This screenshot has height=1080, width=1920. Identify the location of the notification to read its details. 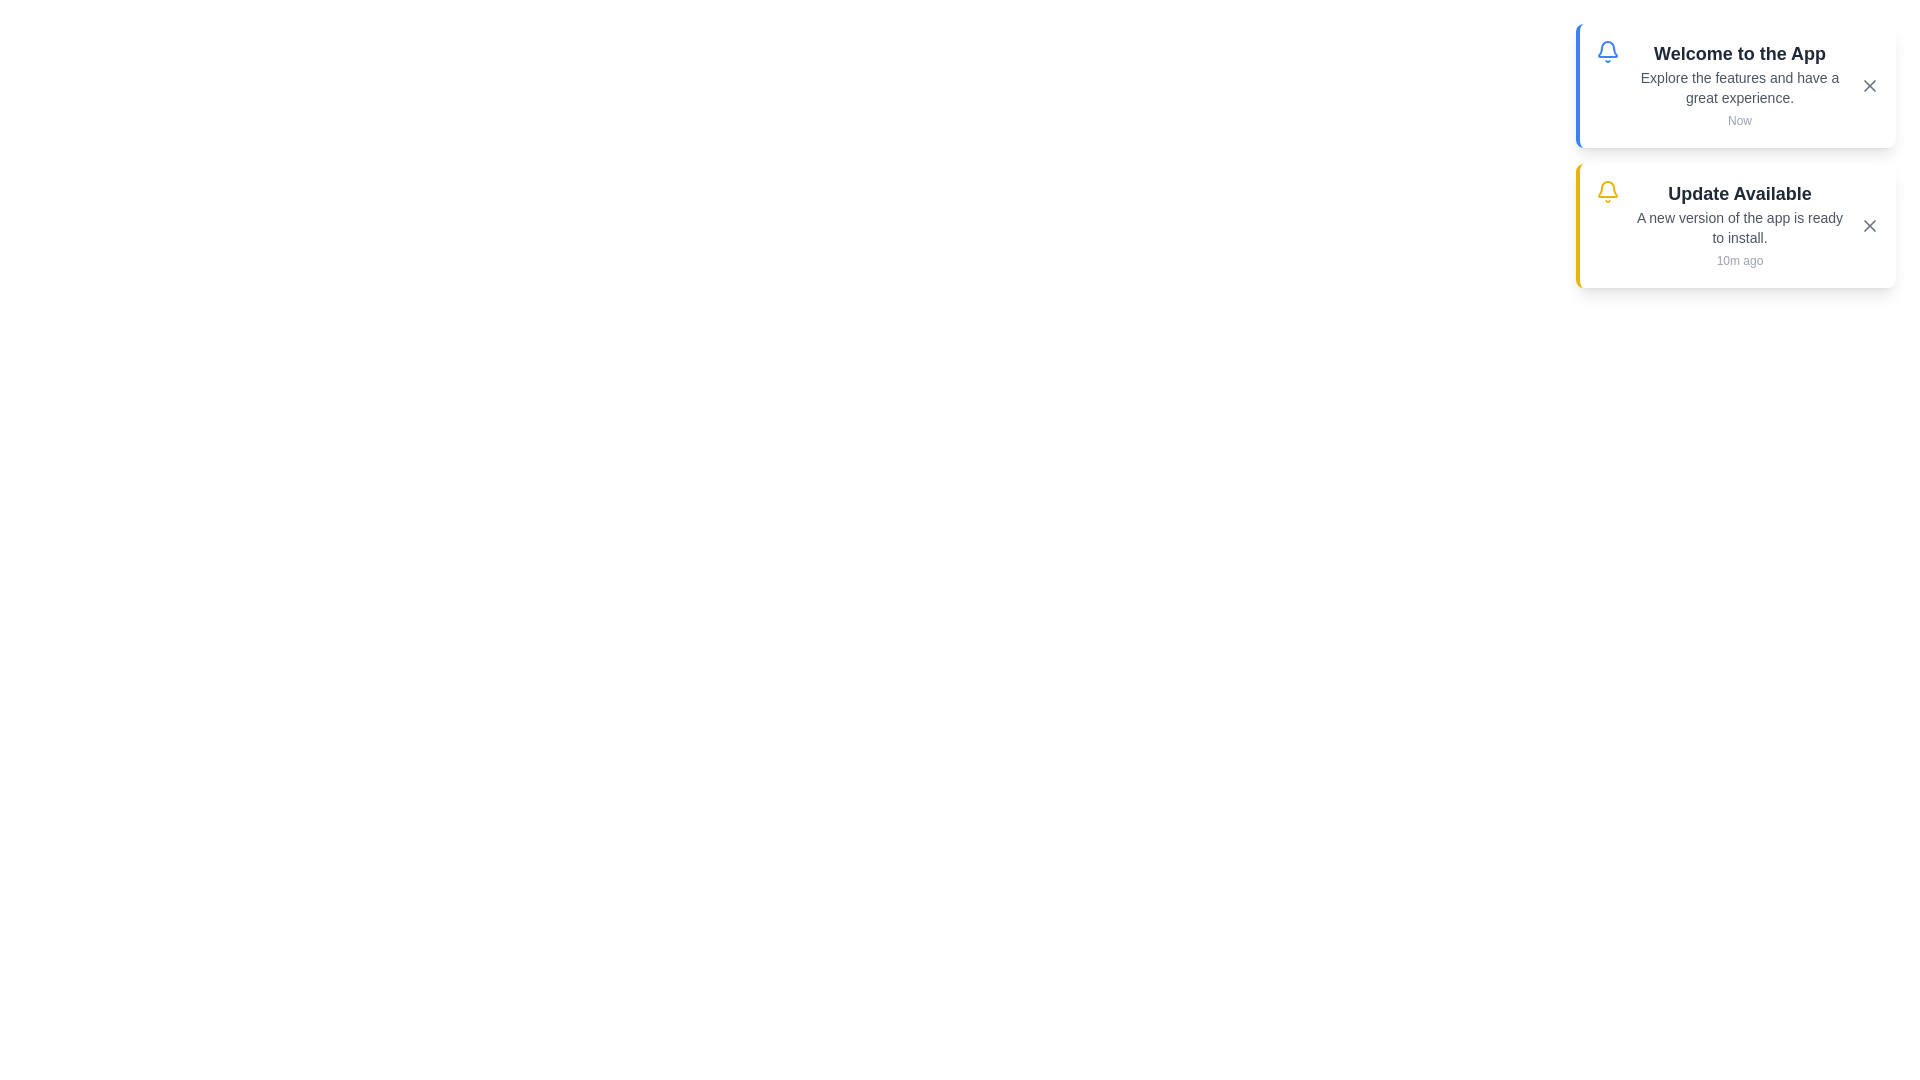
(1735, 225).